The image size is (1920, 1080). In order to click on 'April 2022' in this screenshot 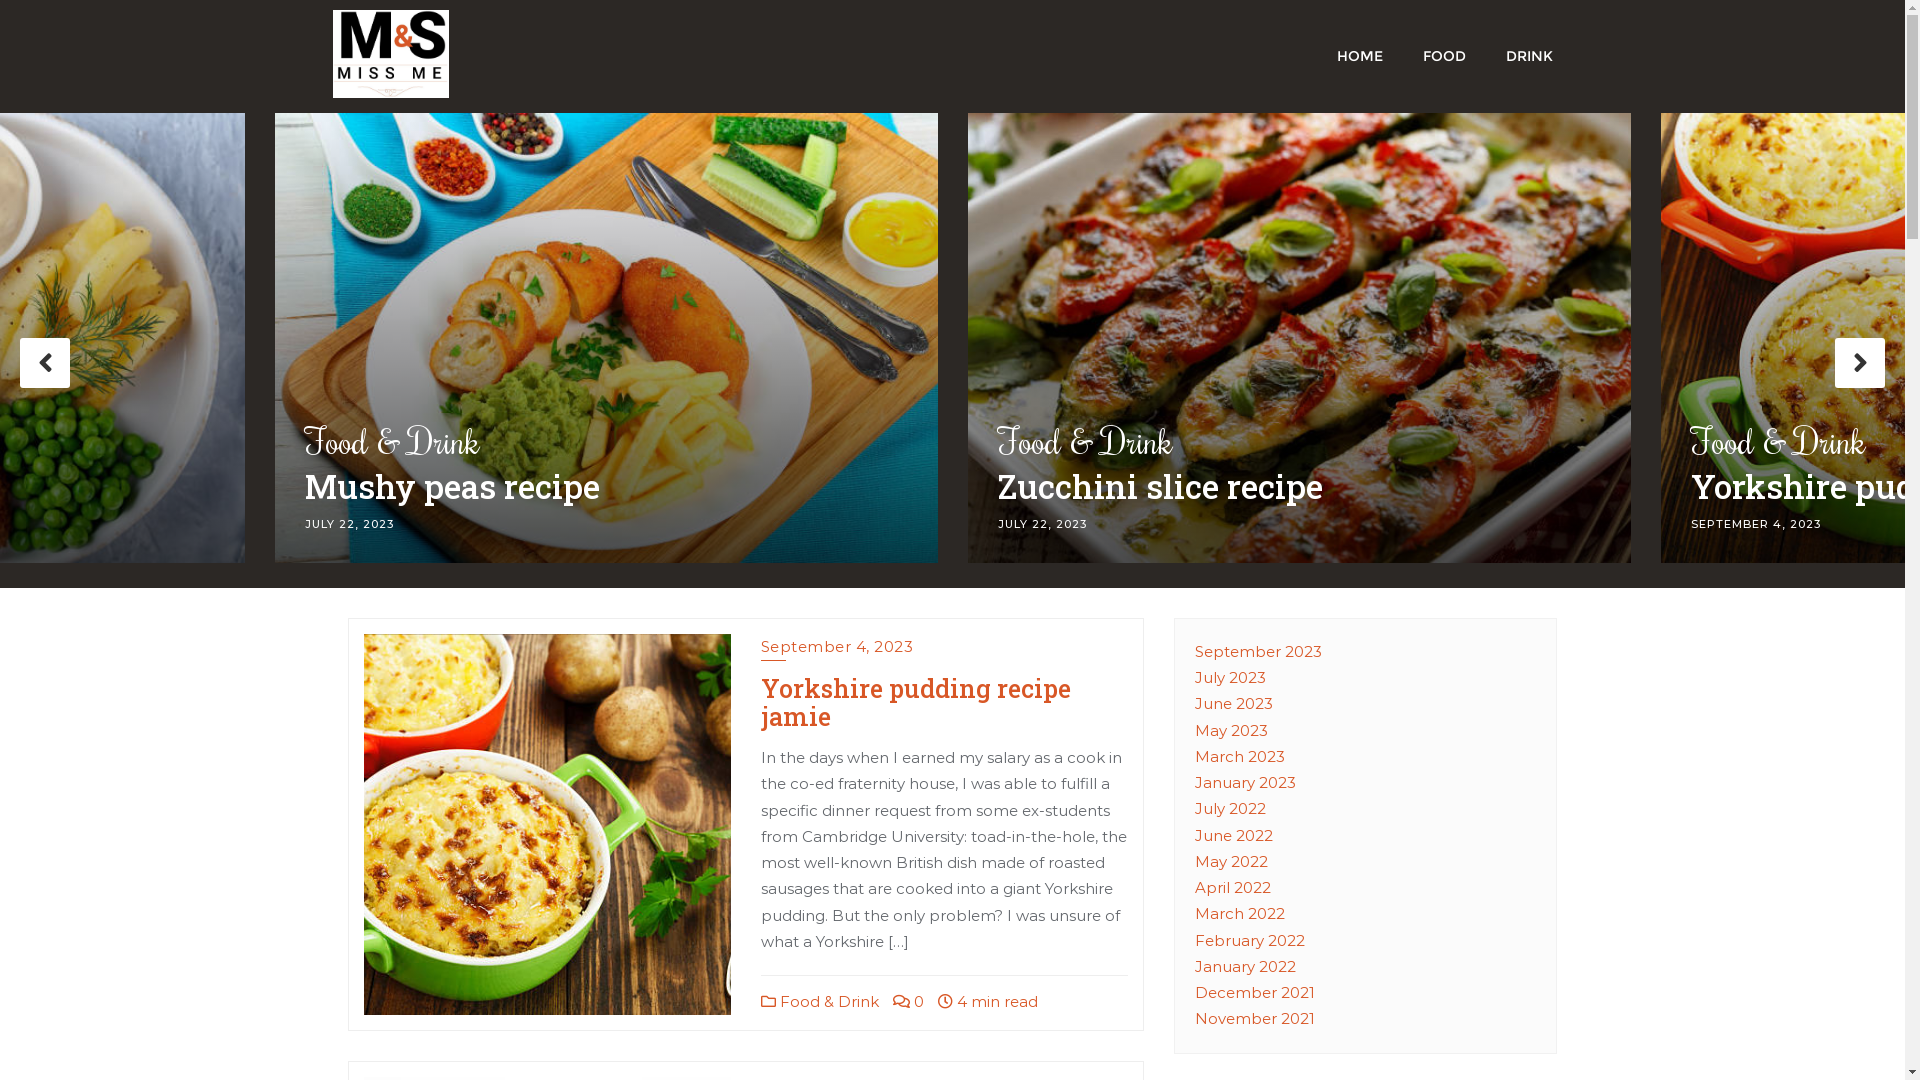, I will do `click(1232, 886)`.